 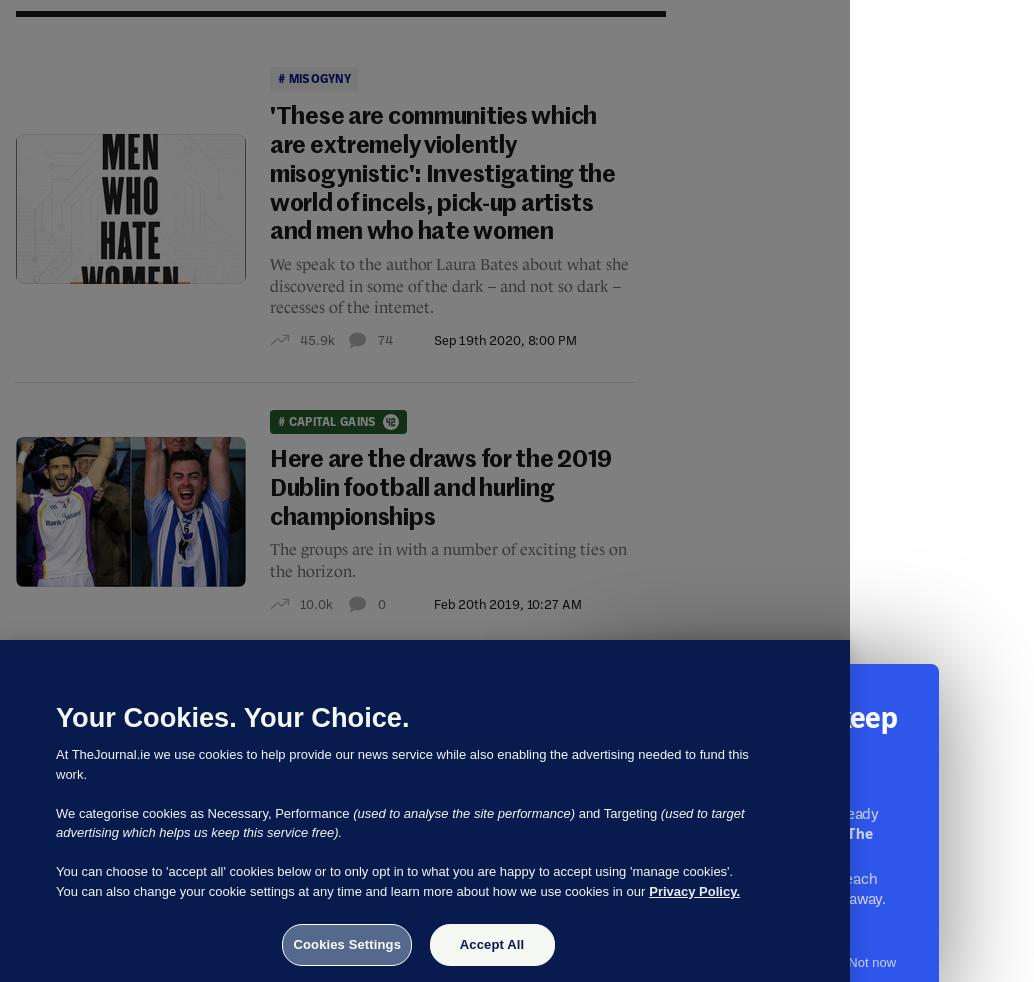 What do you see at coordinates (311, 888) in the screenshot?
I see `'6.4k'` at bounding box center [311, 888].